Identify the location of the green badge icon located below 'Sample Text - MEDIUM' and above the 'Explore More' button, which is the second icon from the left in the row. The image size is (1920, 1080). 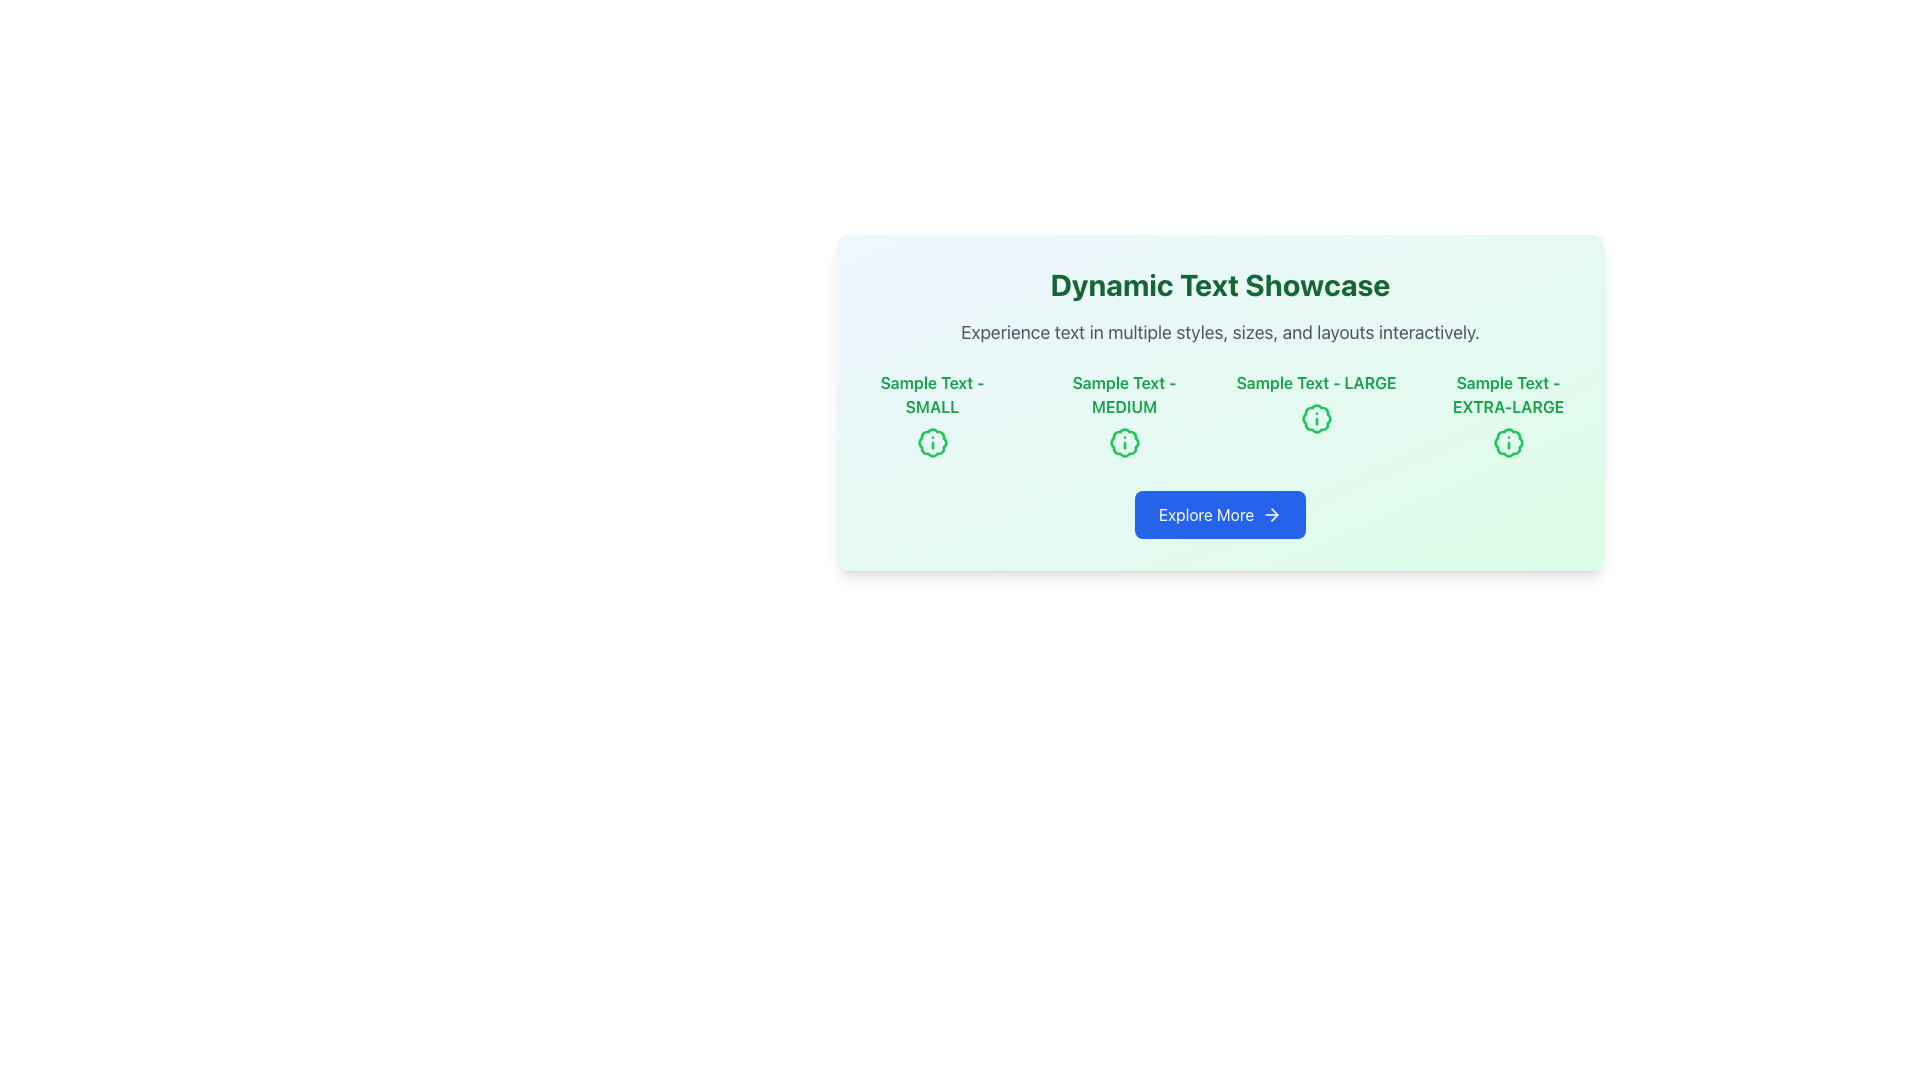
(1124, 442).